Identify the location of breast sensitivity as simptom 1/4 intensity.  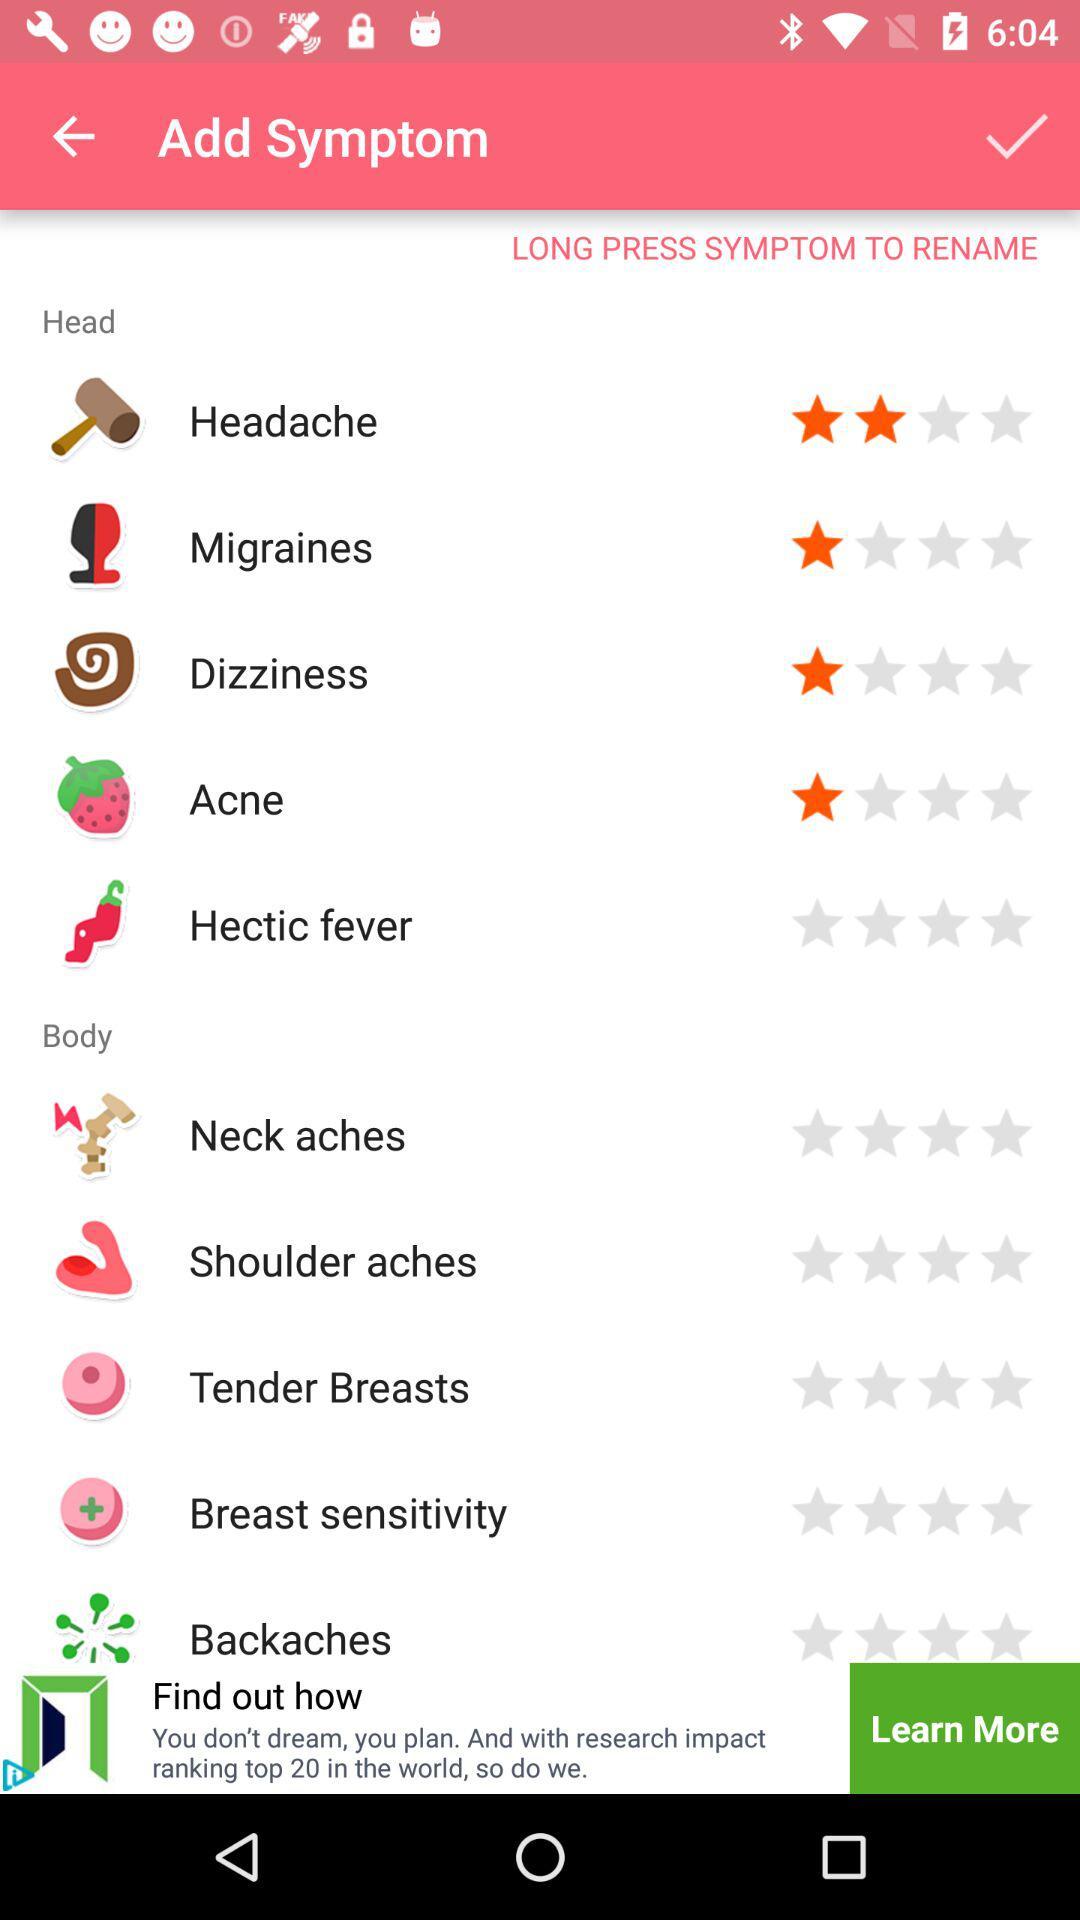
(817, 1512).